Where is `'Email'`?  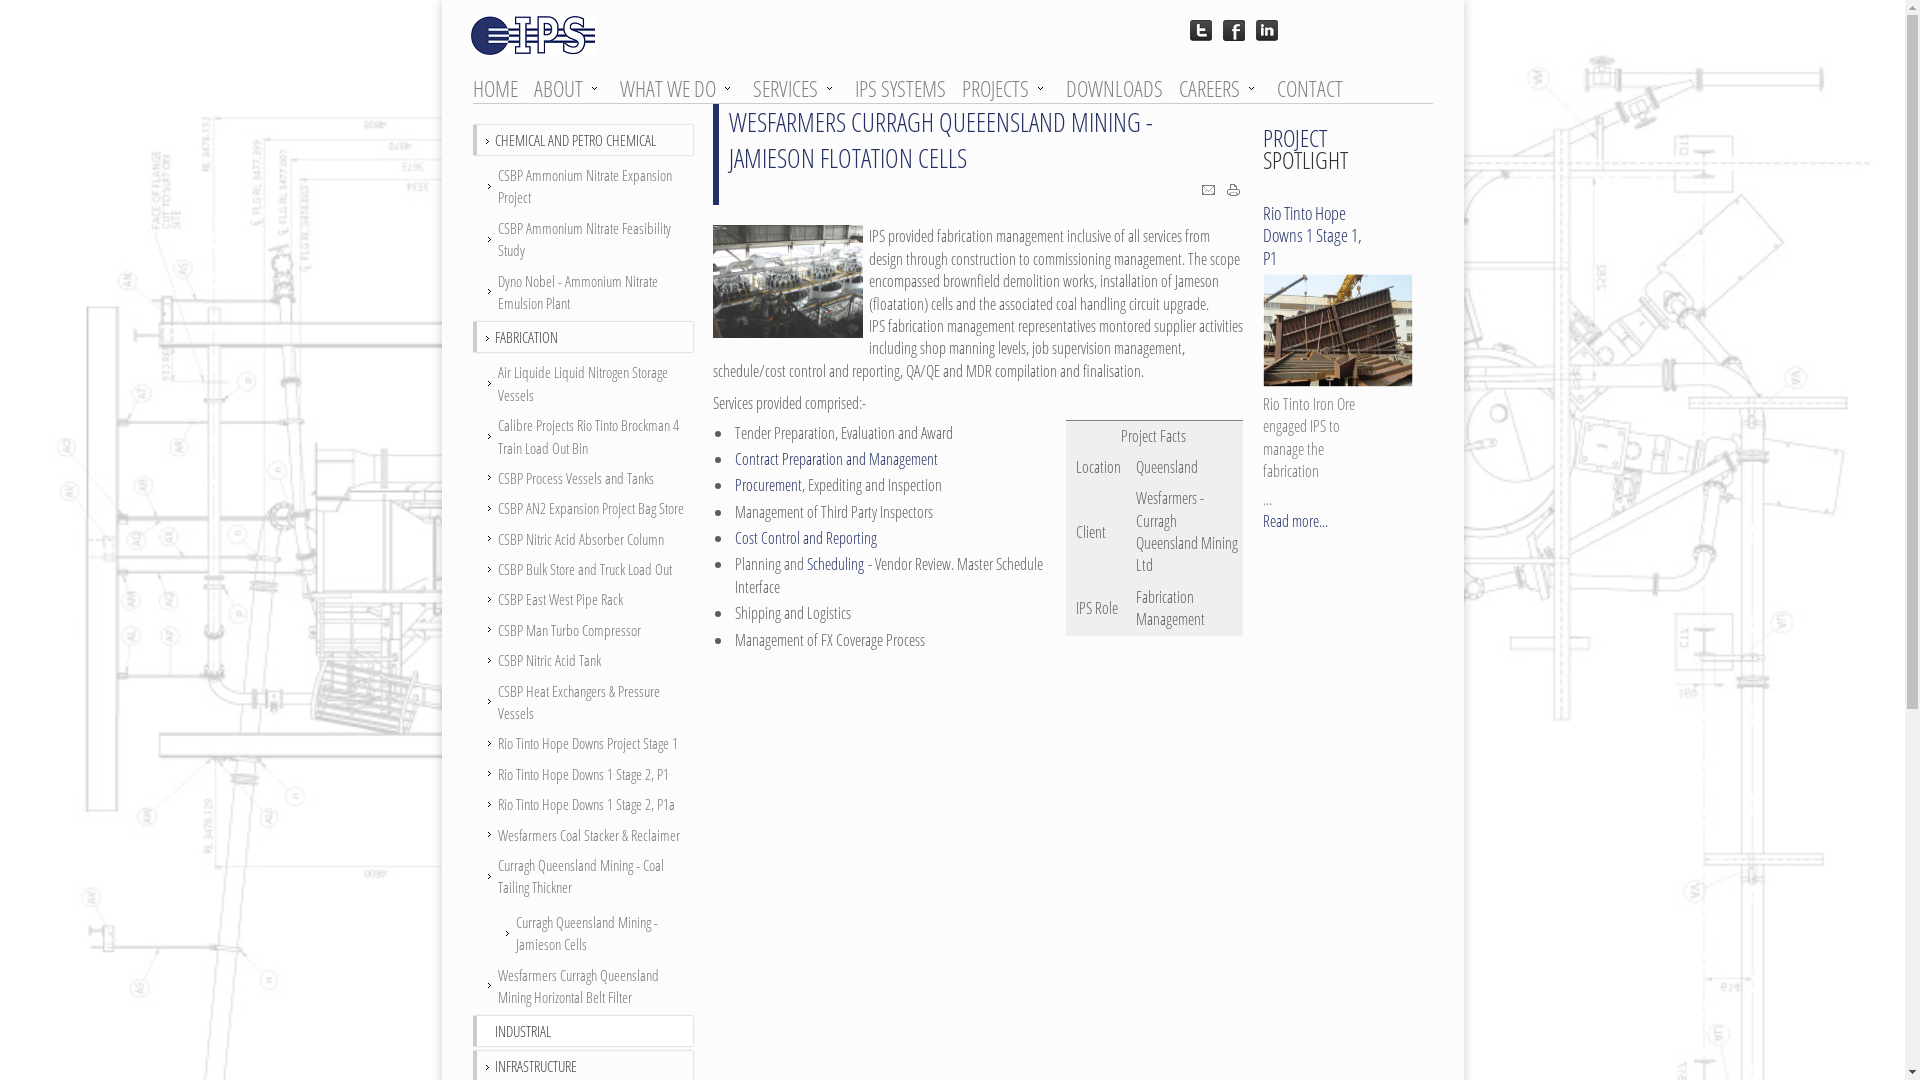 'Email' is located at coordinates (1206, 192).